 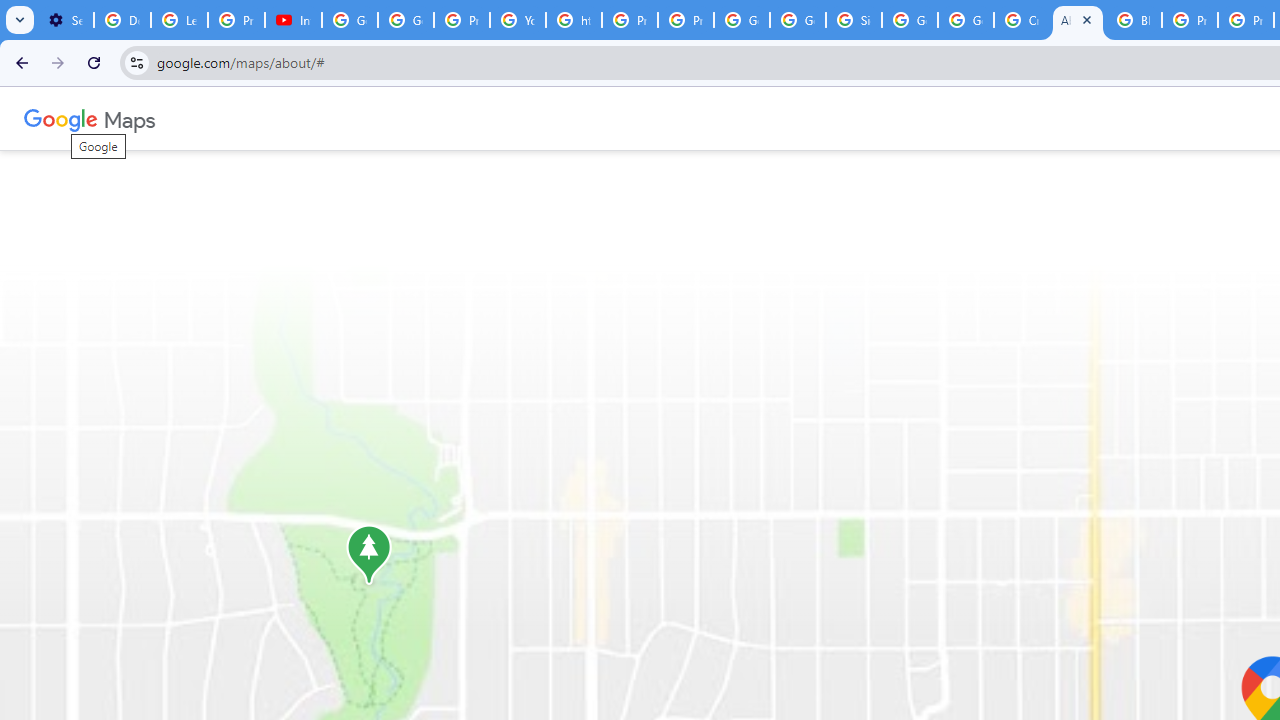 I want to click on 'Maps', so click(x=128, y=118).